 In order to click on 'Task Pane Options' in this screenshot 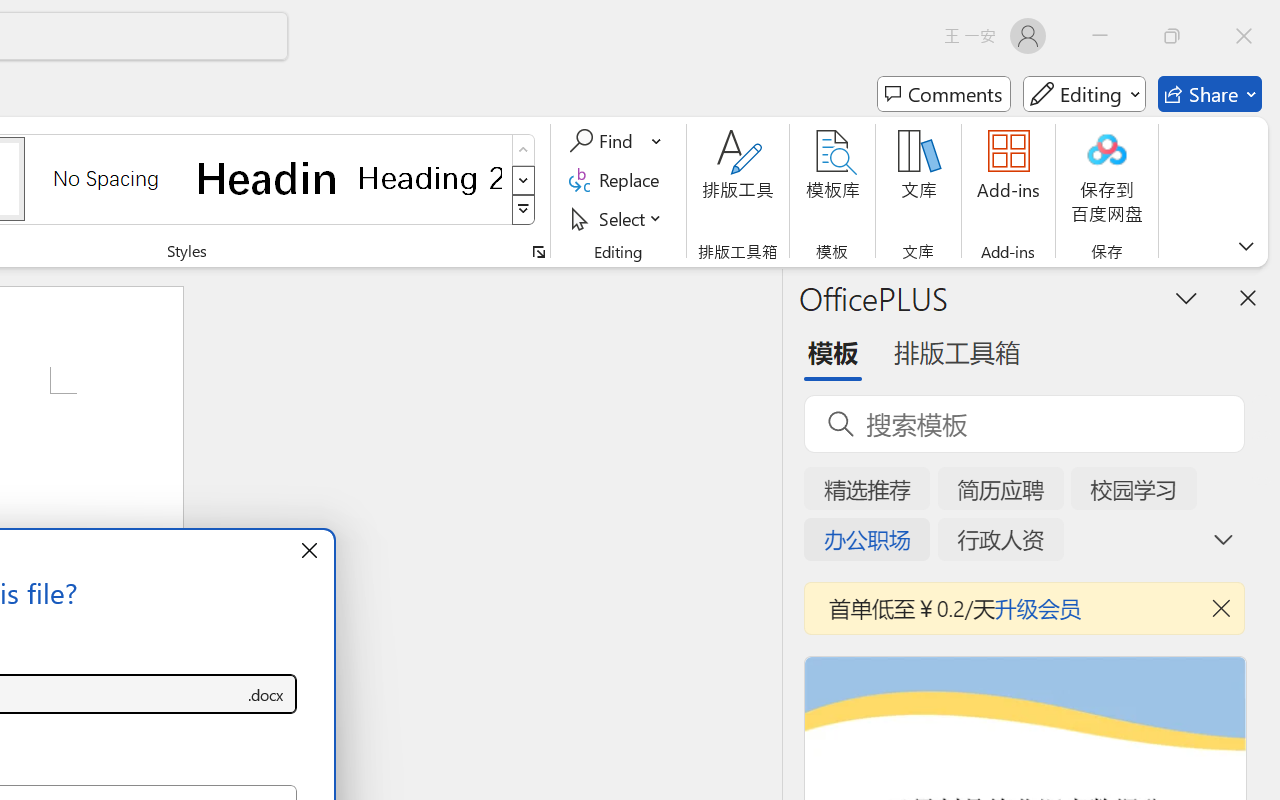, I will do `click(1187, 297)`.